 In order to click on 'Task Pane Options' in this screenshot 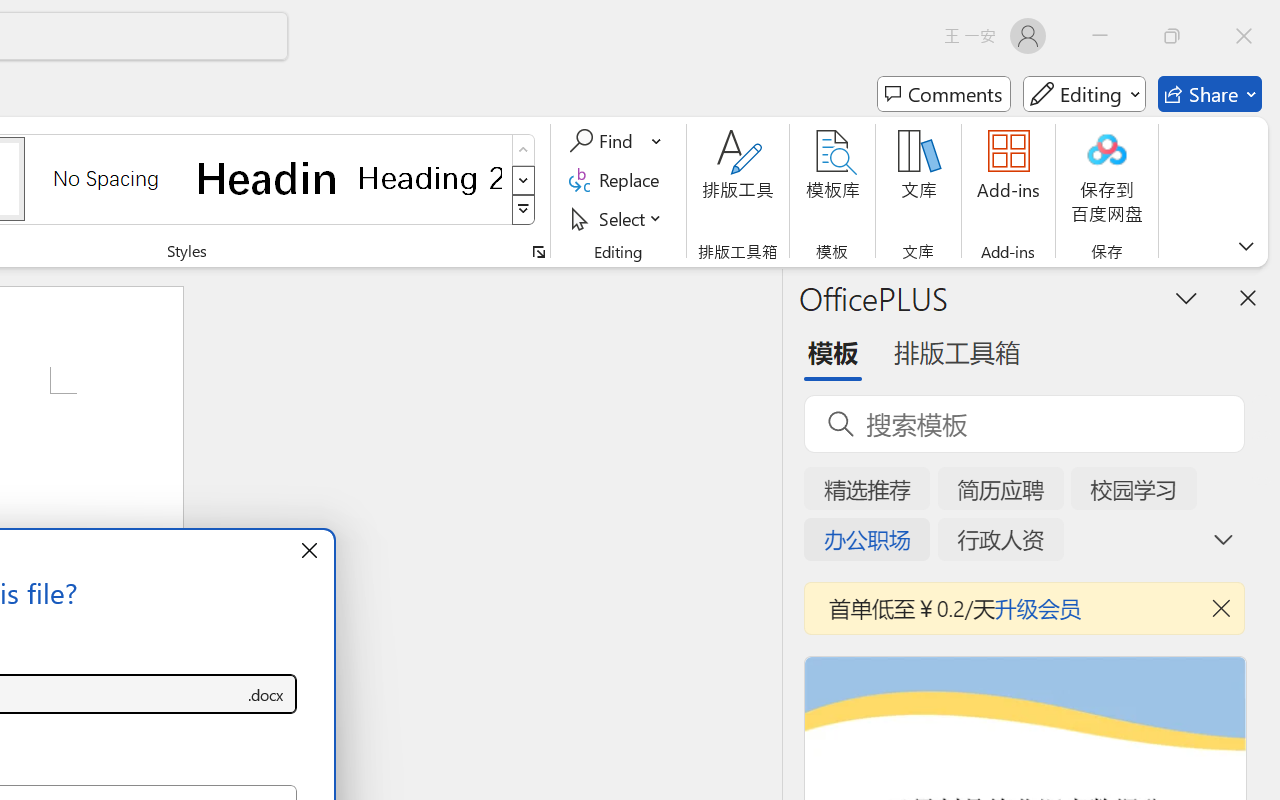, I will do `click(1187, 297)`.